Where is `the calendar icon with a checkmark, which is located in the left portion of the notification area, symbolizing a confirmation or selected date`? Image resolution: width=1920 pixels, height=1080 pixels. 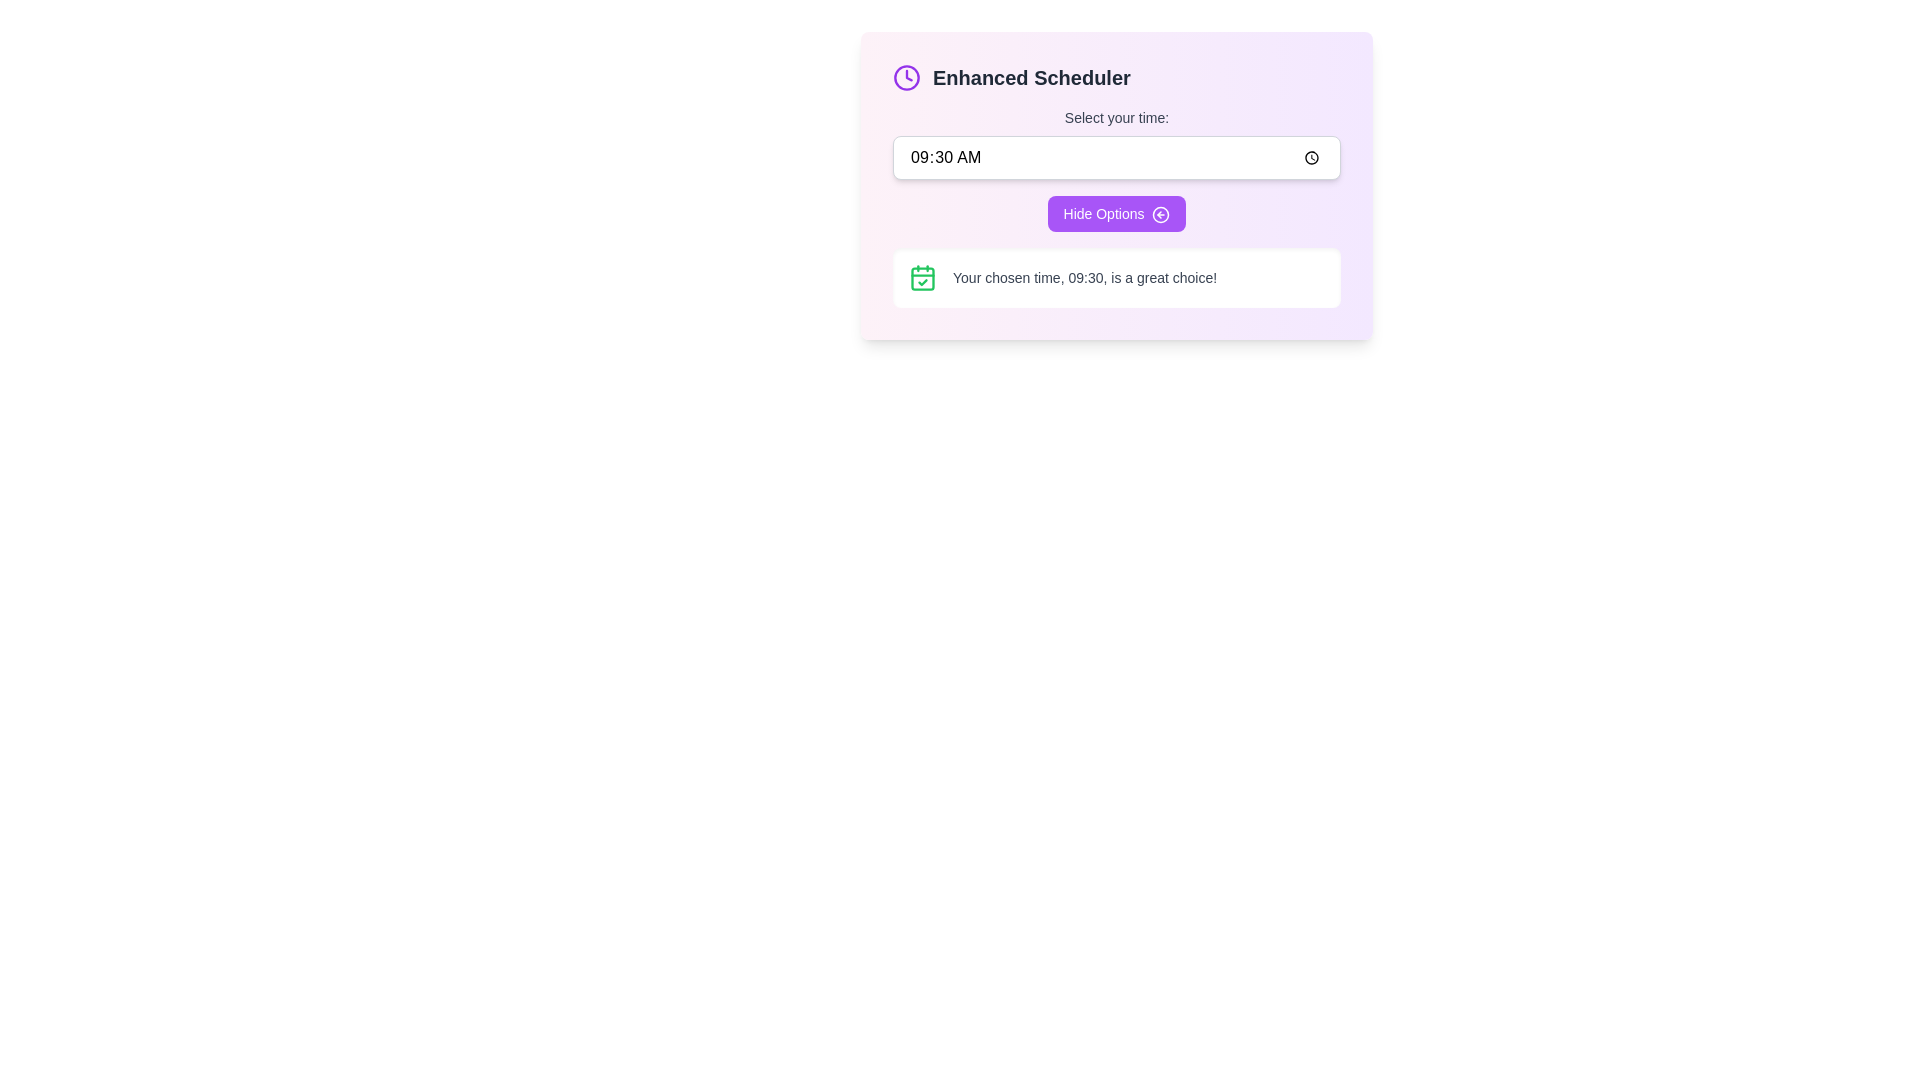 the calendar icon with a checkmark, which is located in the left portion of the notification area, symbolizing a confirmation or selected date is located at coordinates (921, 277).